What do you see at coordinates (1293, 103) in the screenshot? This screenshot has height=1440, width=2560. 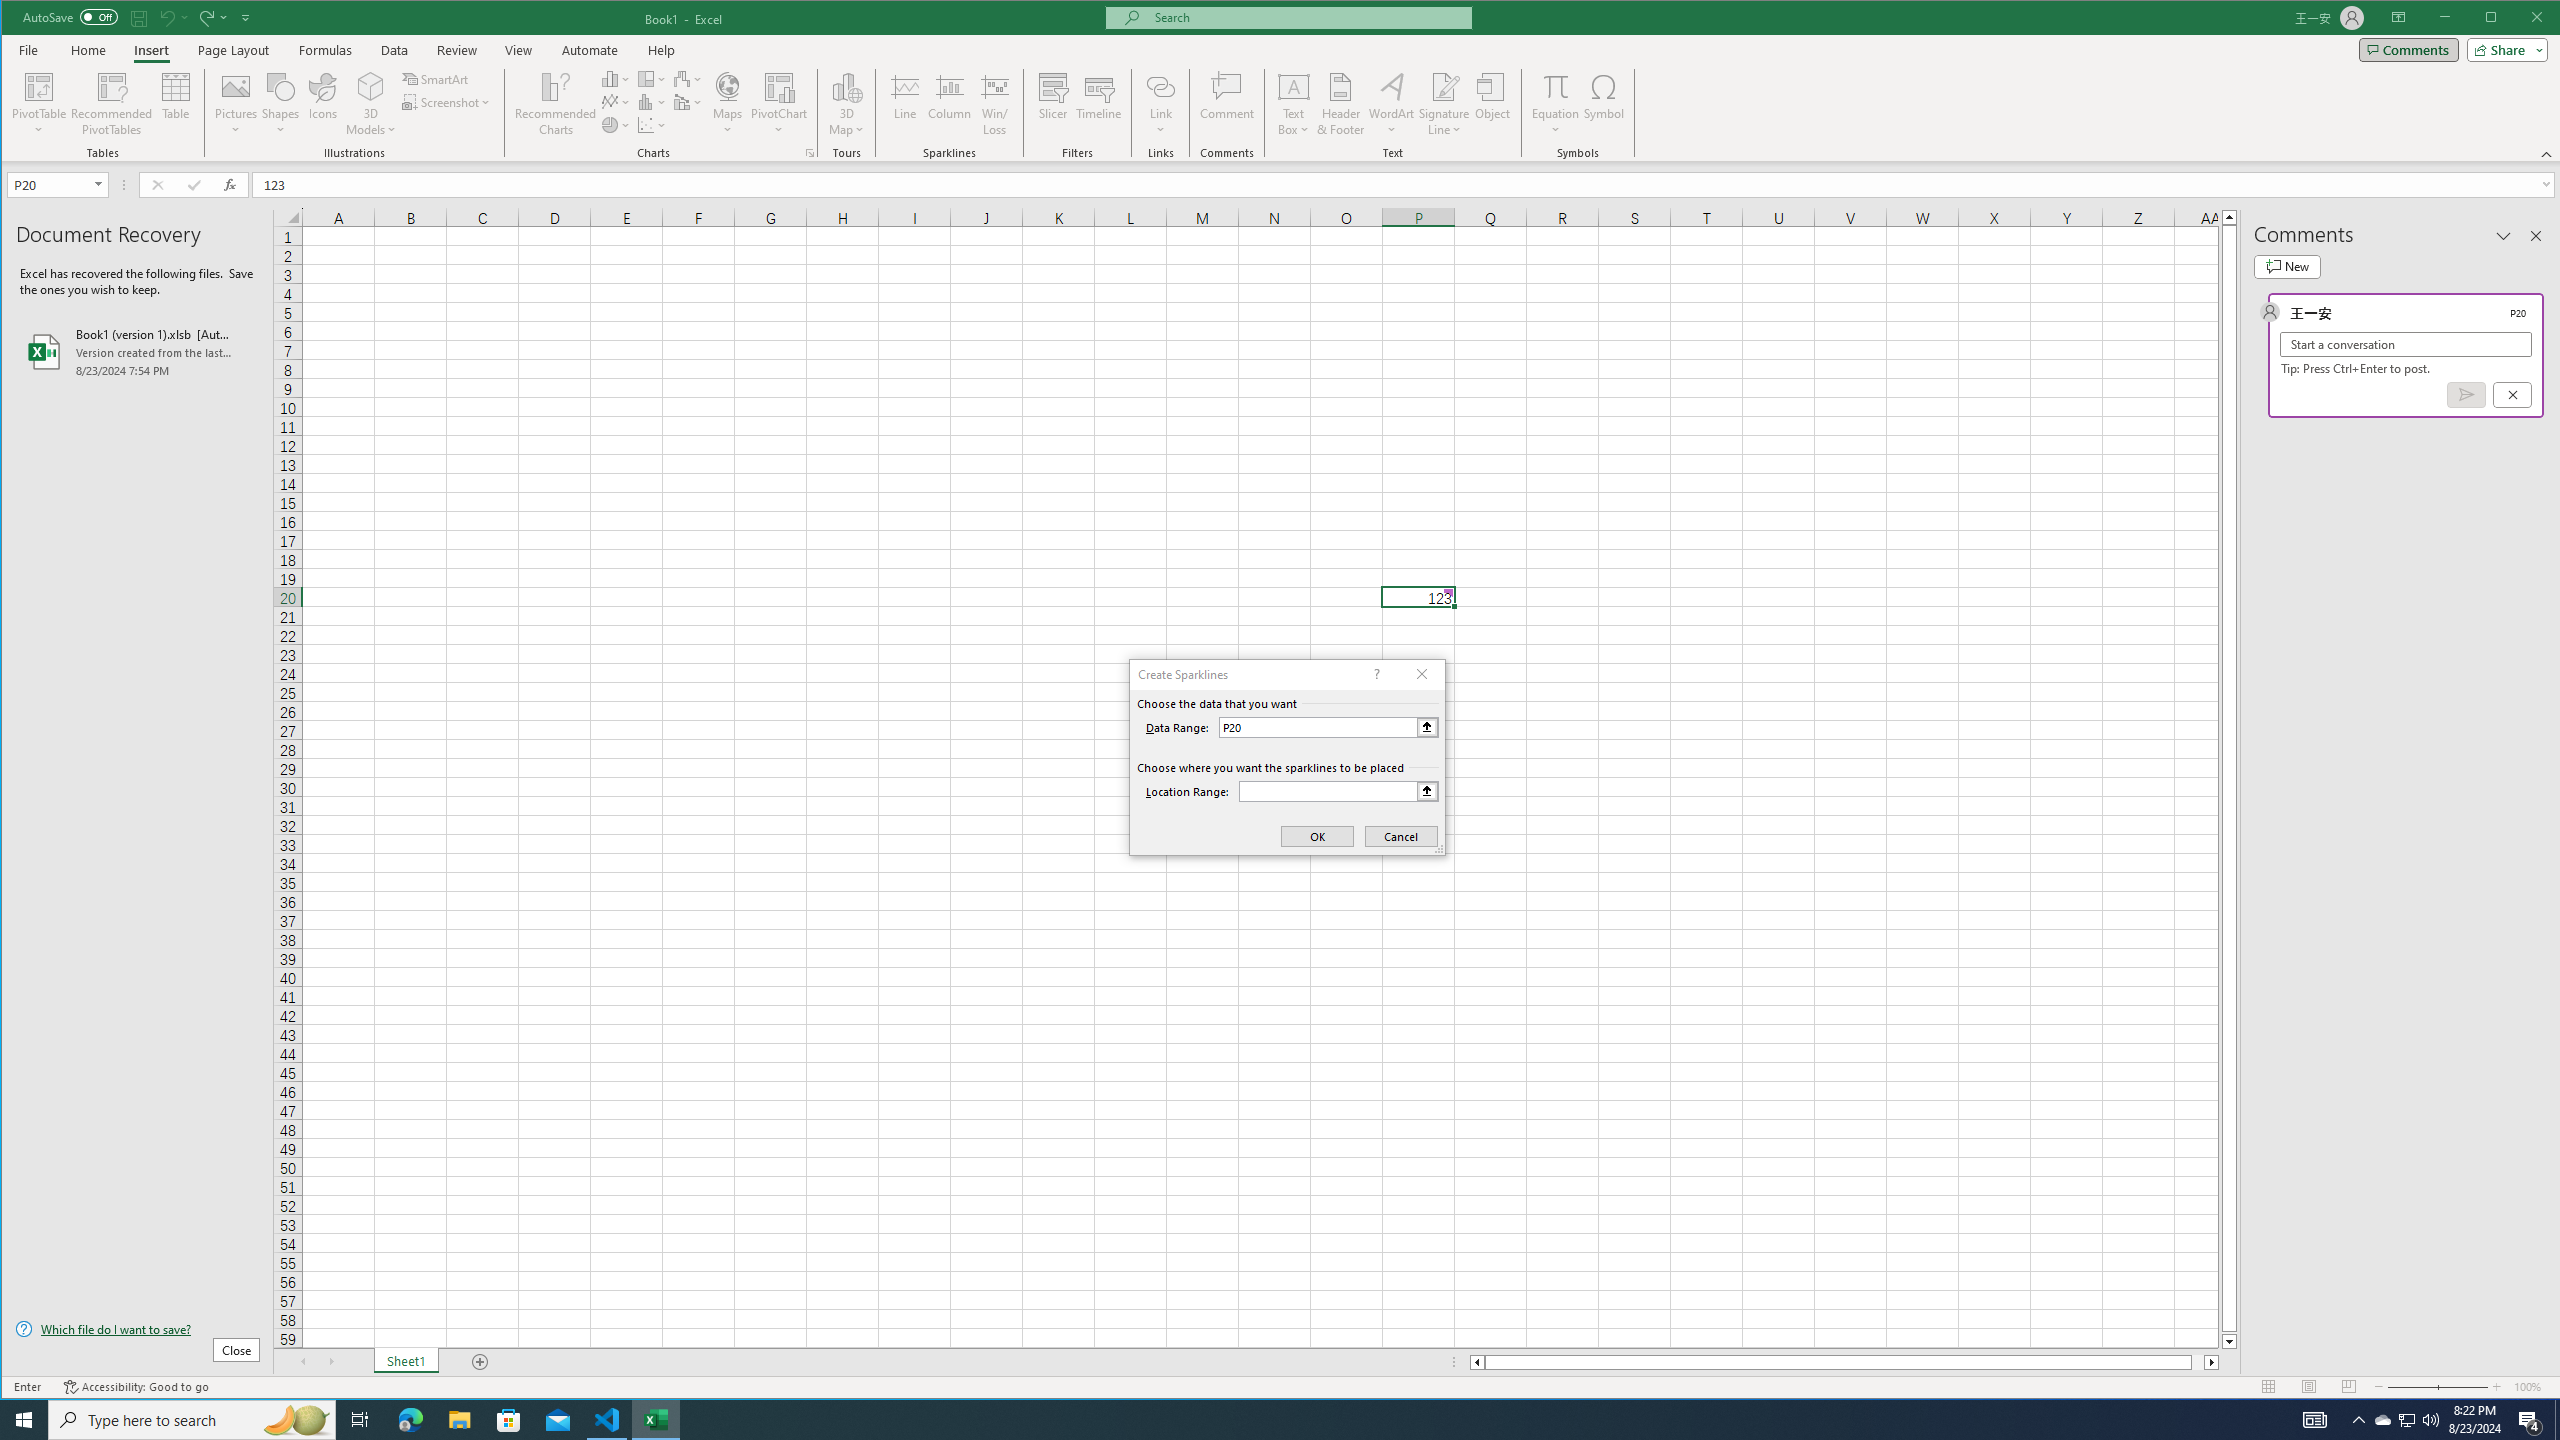 I see `'Text Box'` at bounding box center [1293, 103].